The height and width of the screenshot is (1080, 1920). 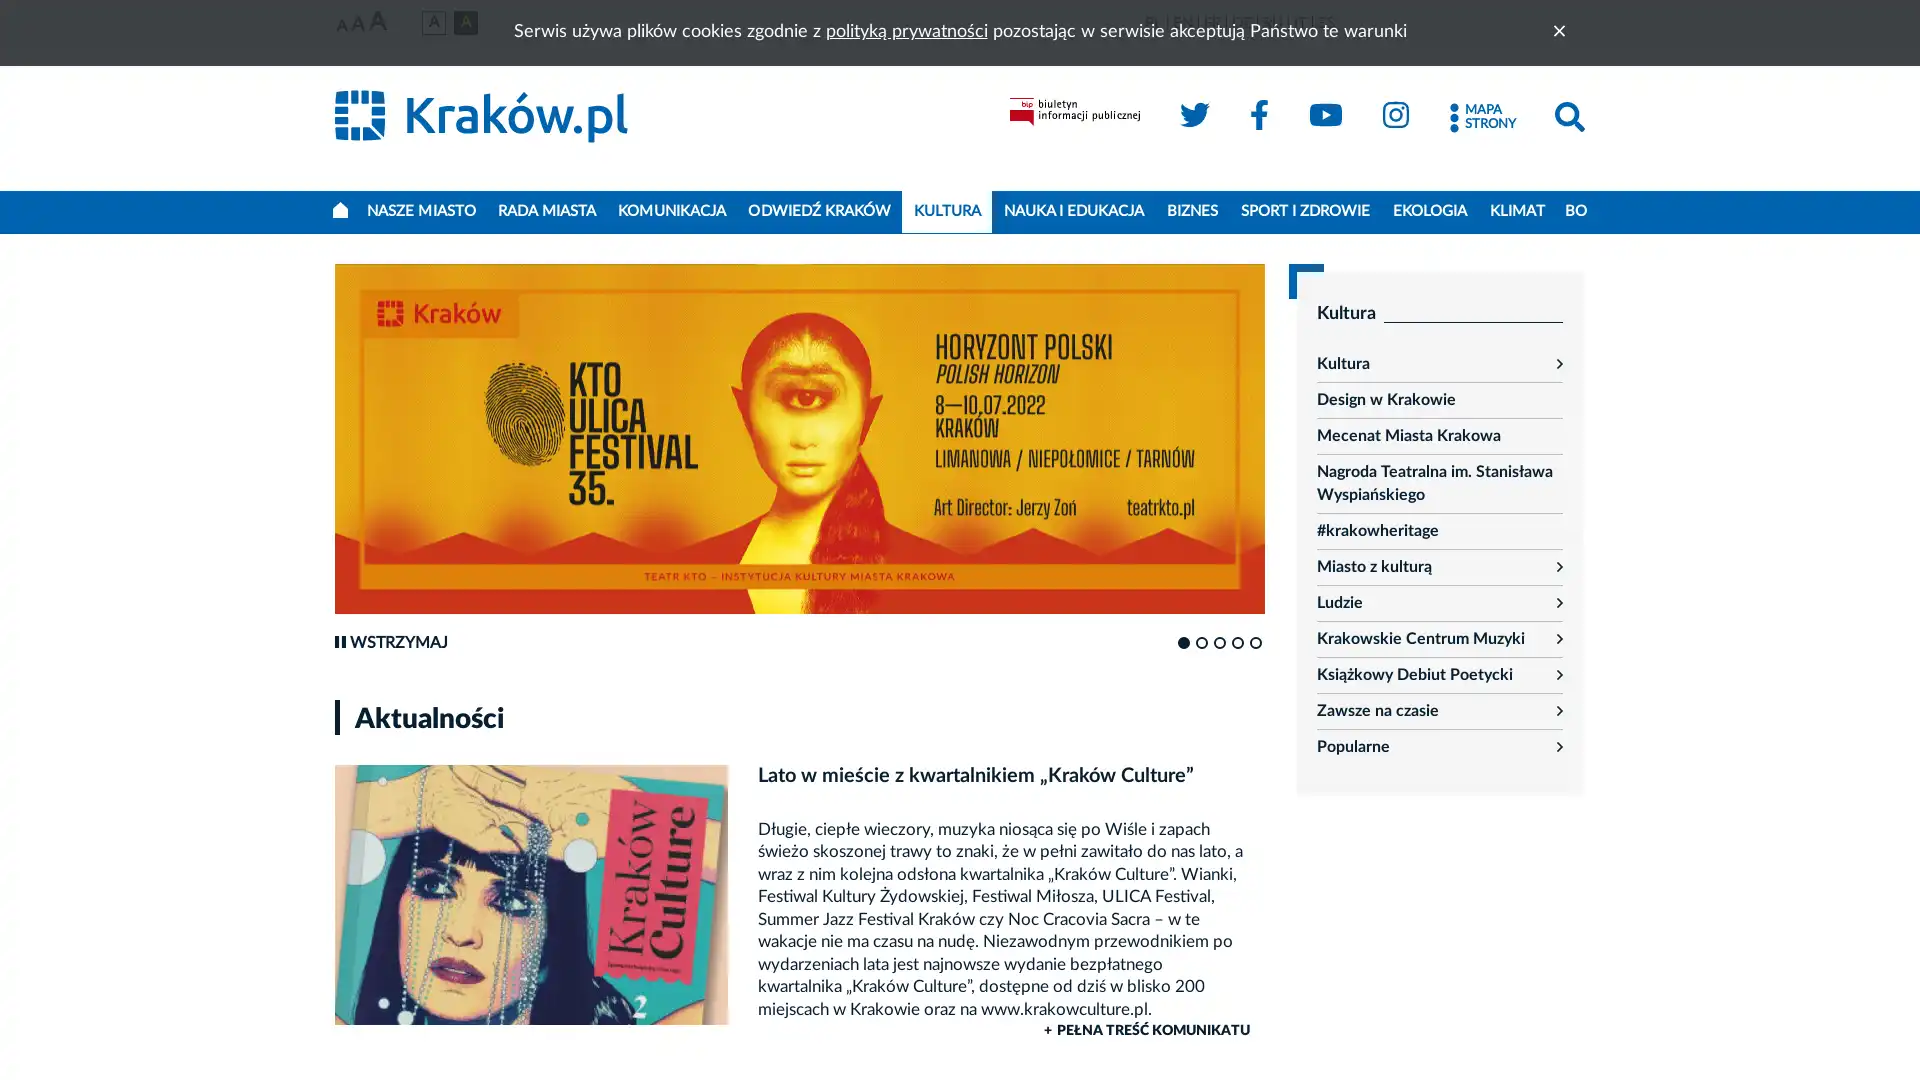 I want to click on Szukaj, so click(x=1568, y=117).